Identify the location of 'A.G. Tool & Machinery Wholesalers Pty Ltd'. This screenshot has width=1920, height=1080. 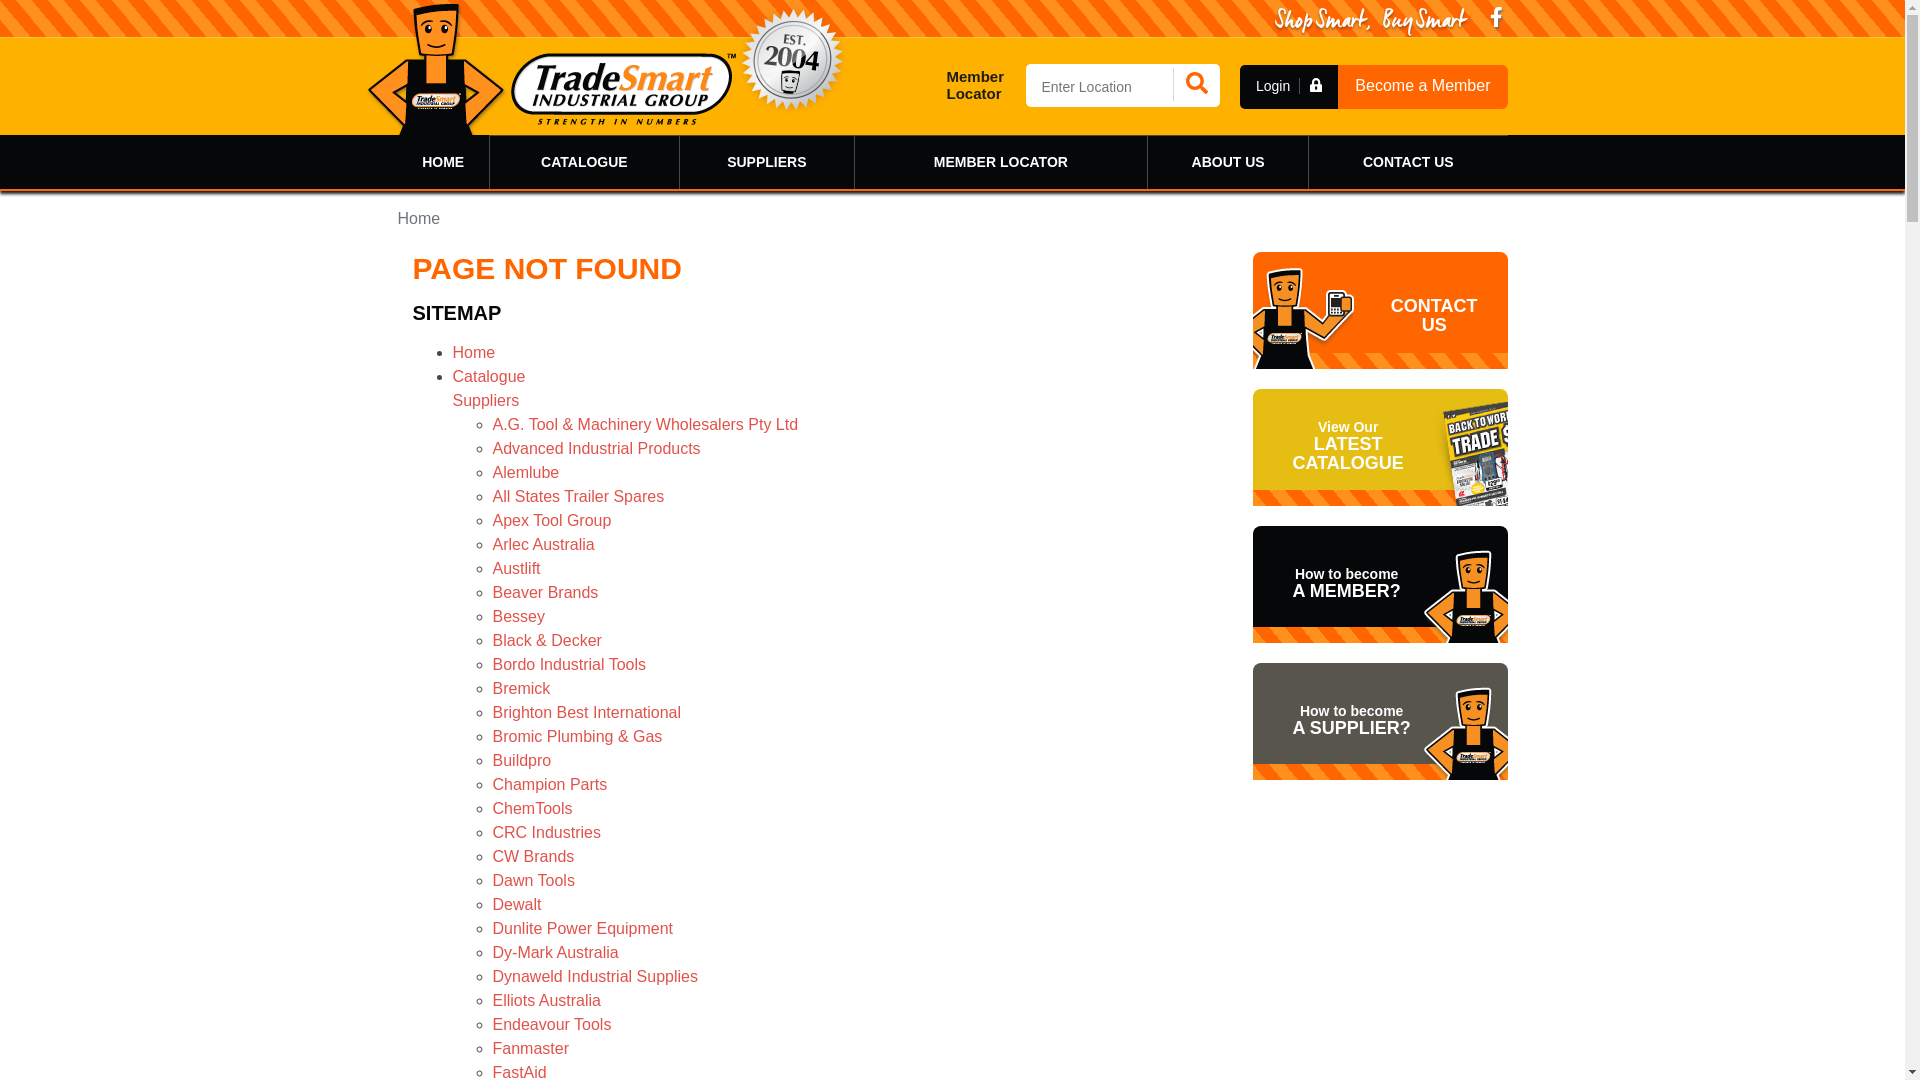
(491, 423).